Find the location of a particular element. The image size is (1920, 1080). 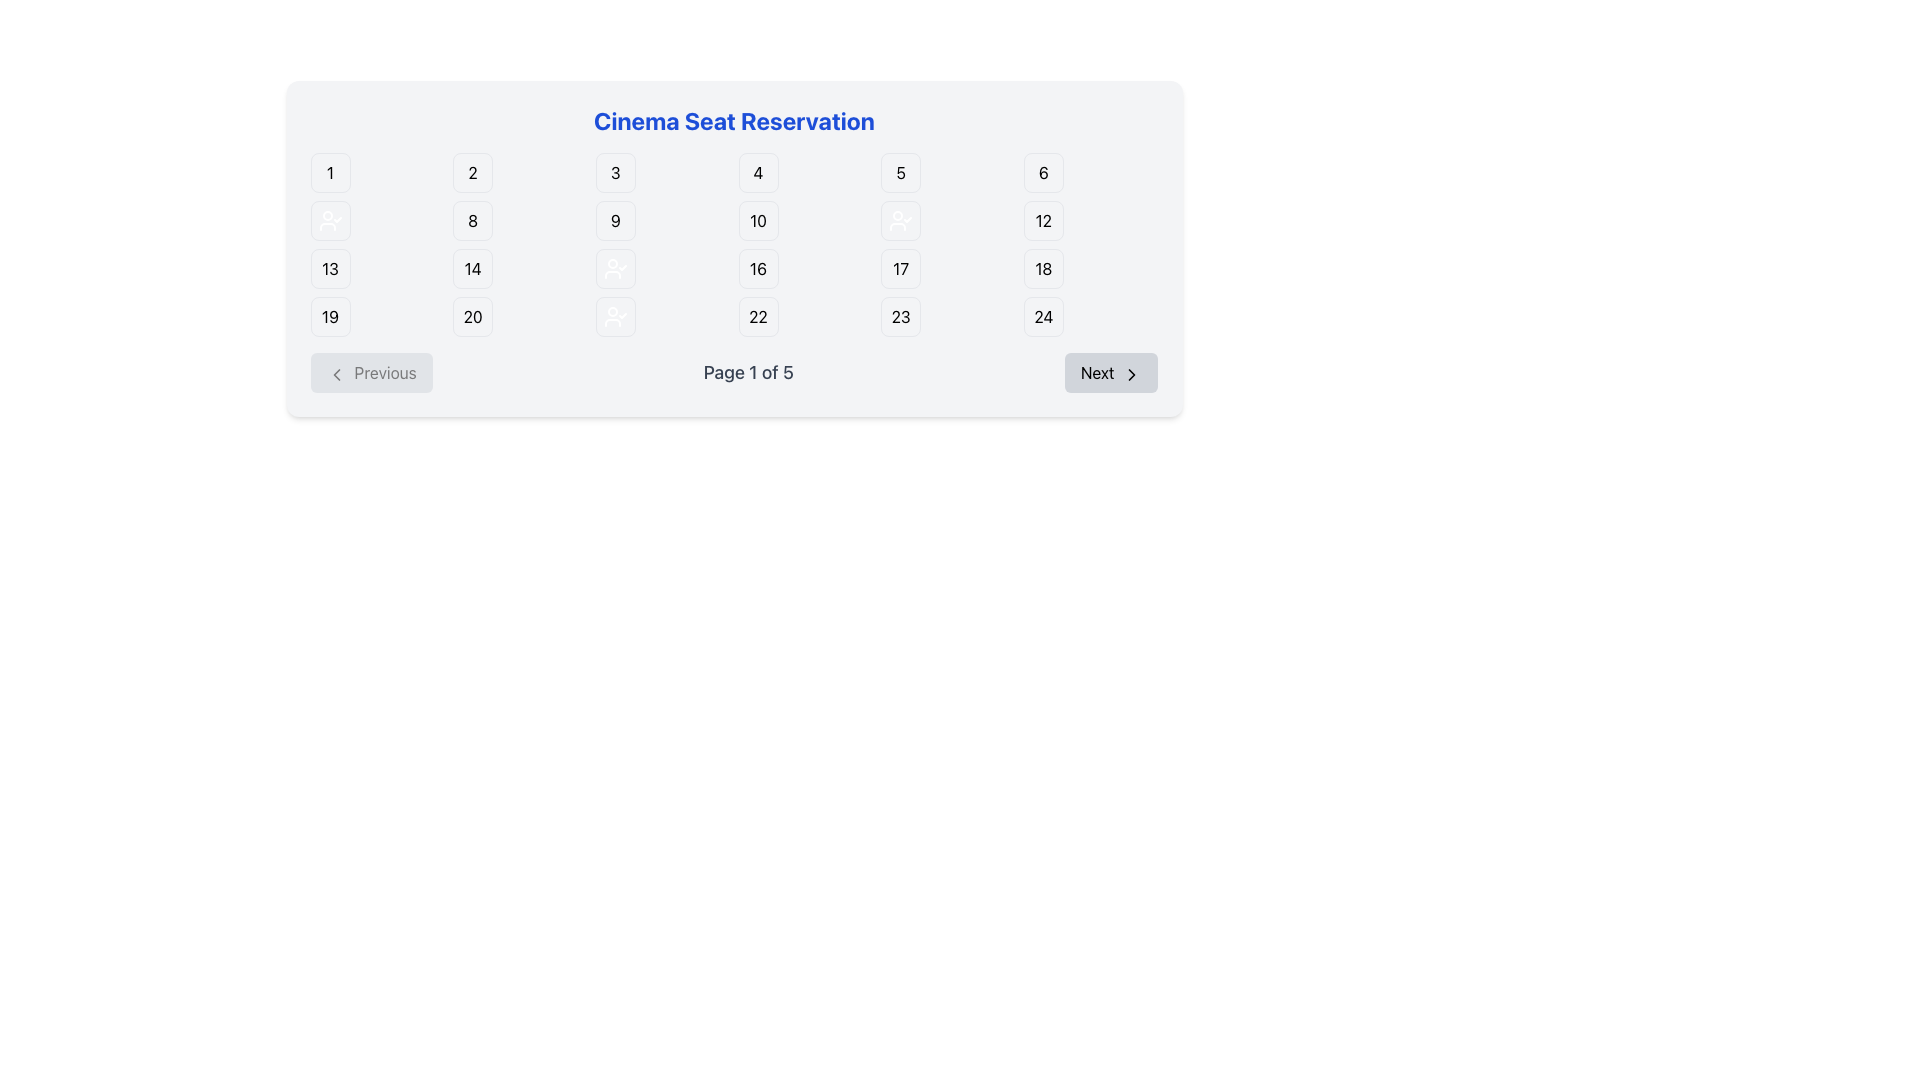

the seat button within the cinema seating map represented by the Grid Layout, which is centrally located and allows users is located at coordinates (733, 244).